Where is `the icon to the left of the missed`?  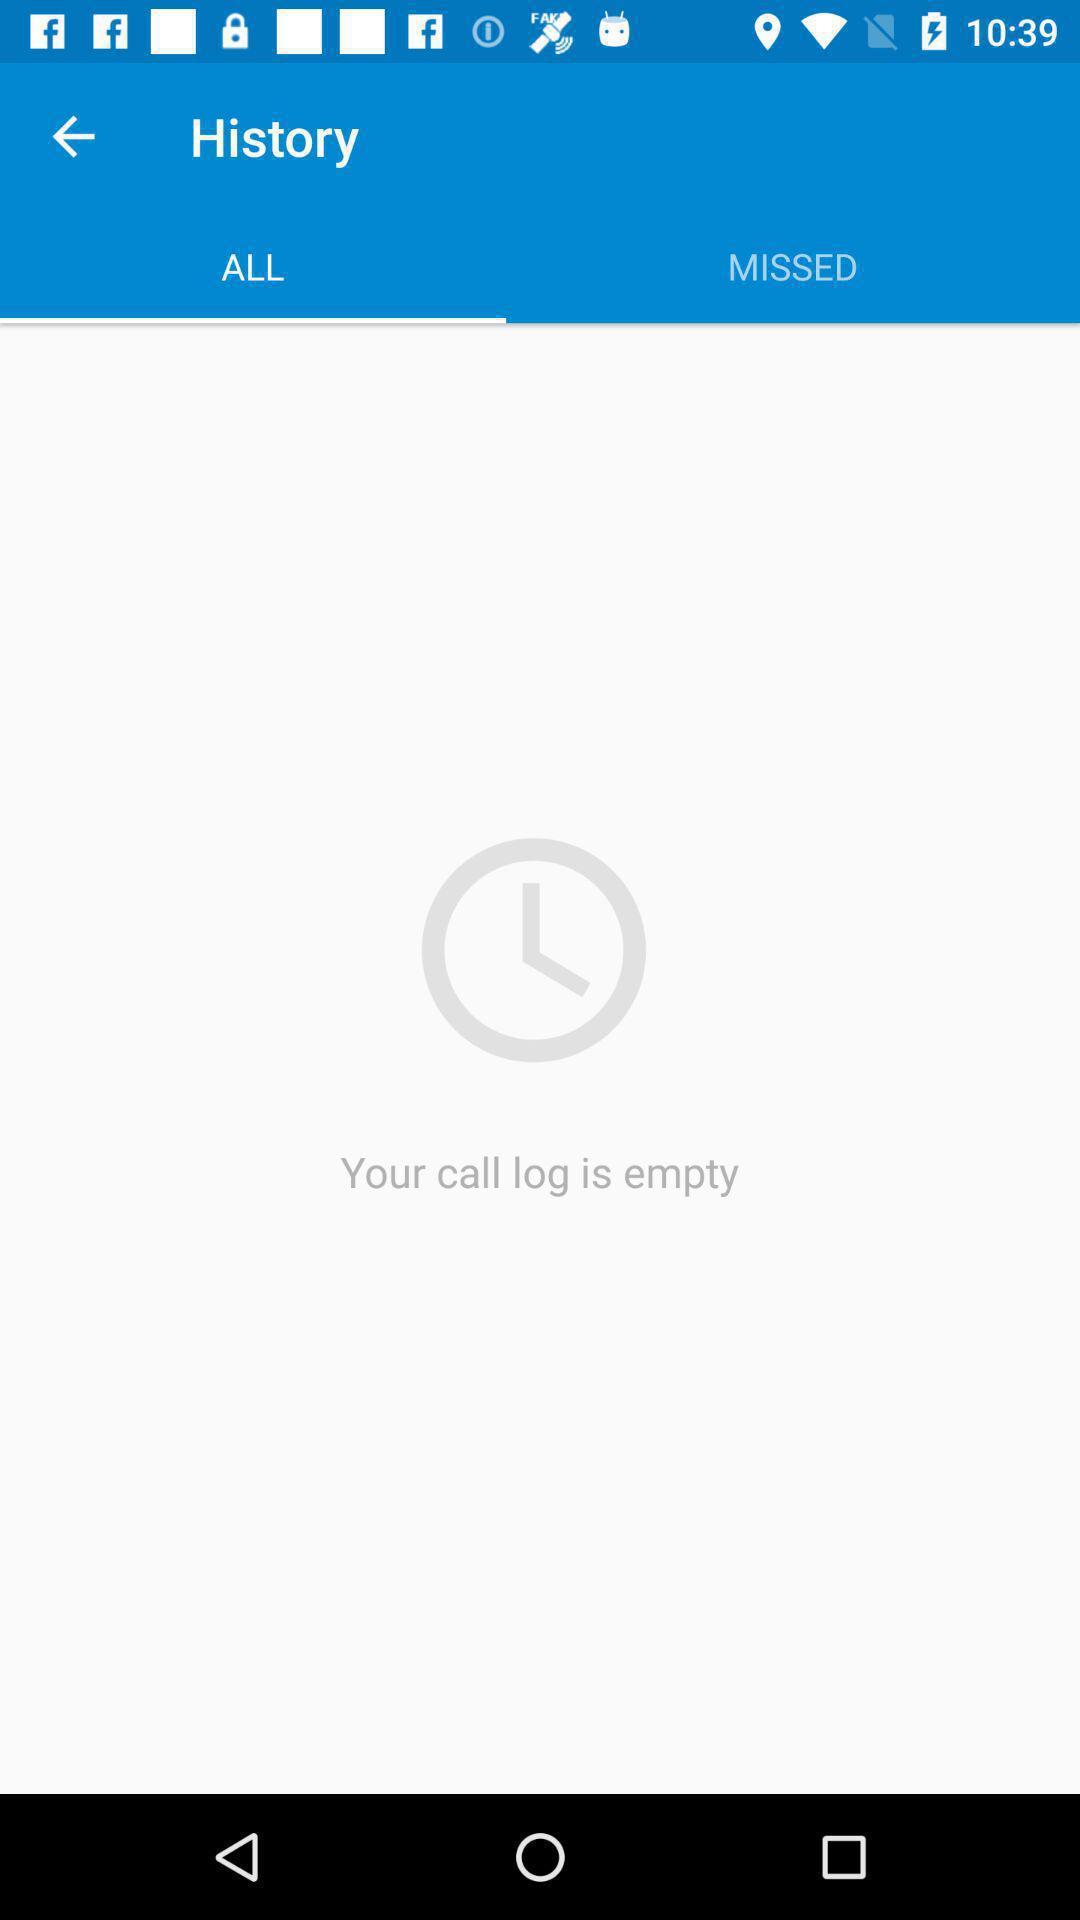
the icon to the left of the missed is located at coordinates (252, 265).